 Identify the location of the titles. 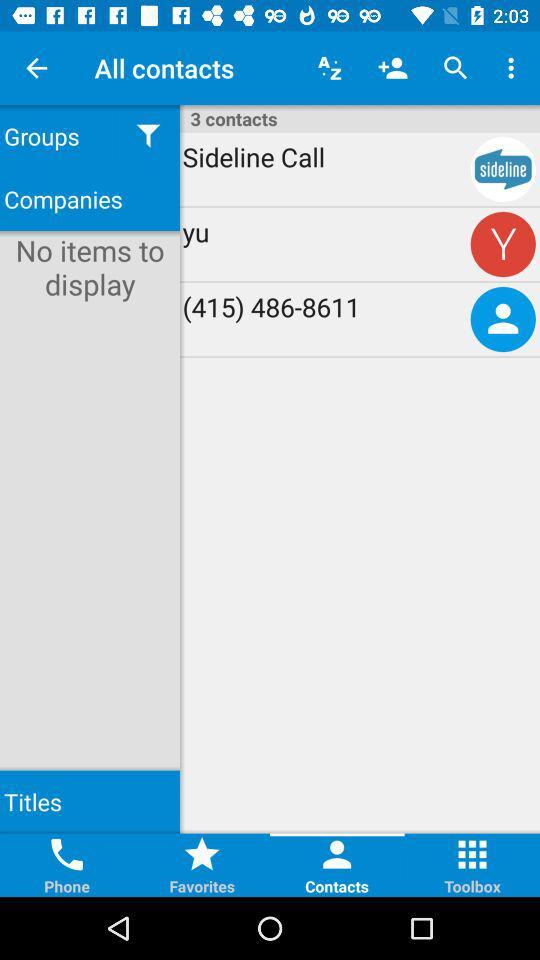
(89, 802).